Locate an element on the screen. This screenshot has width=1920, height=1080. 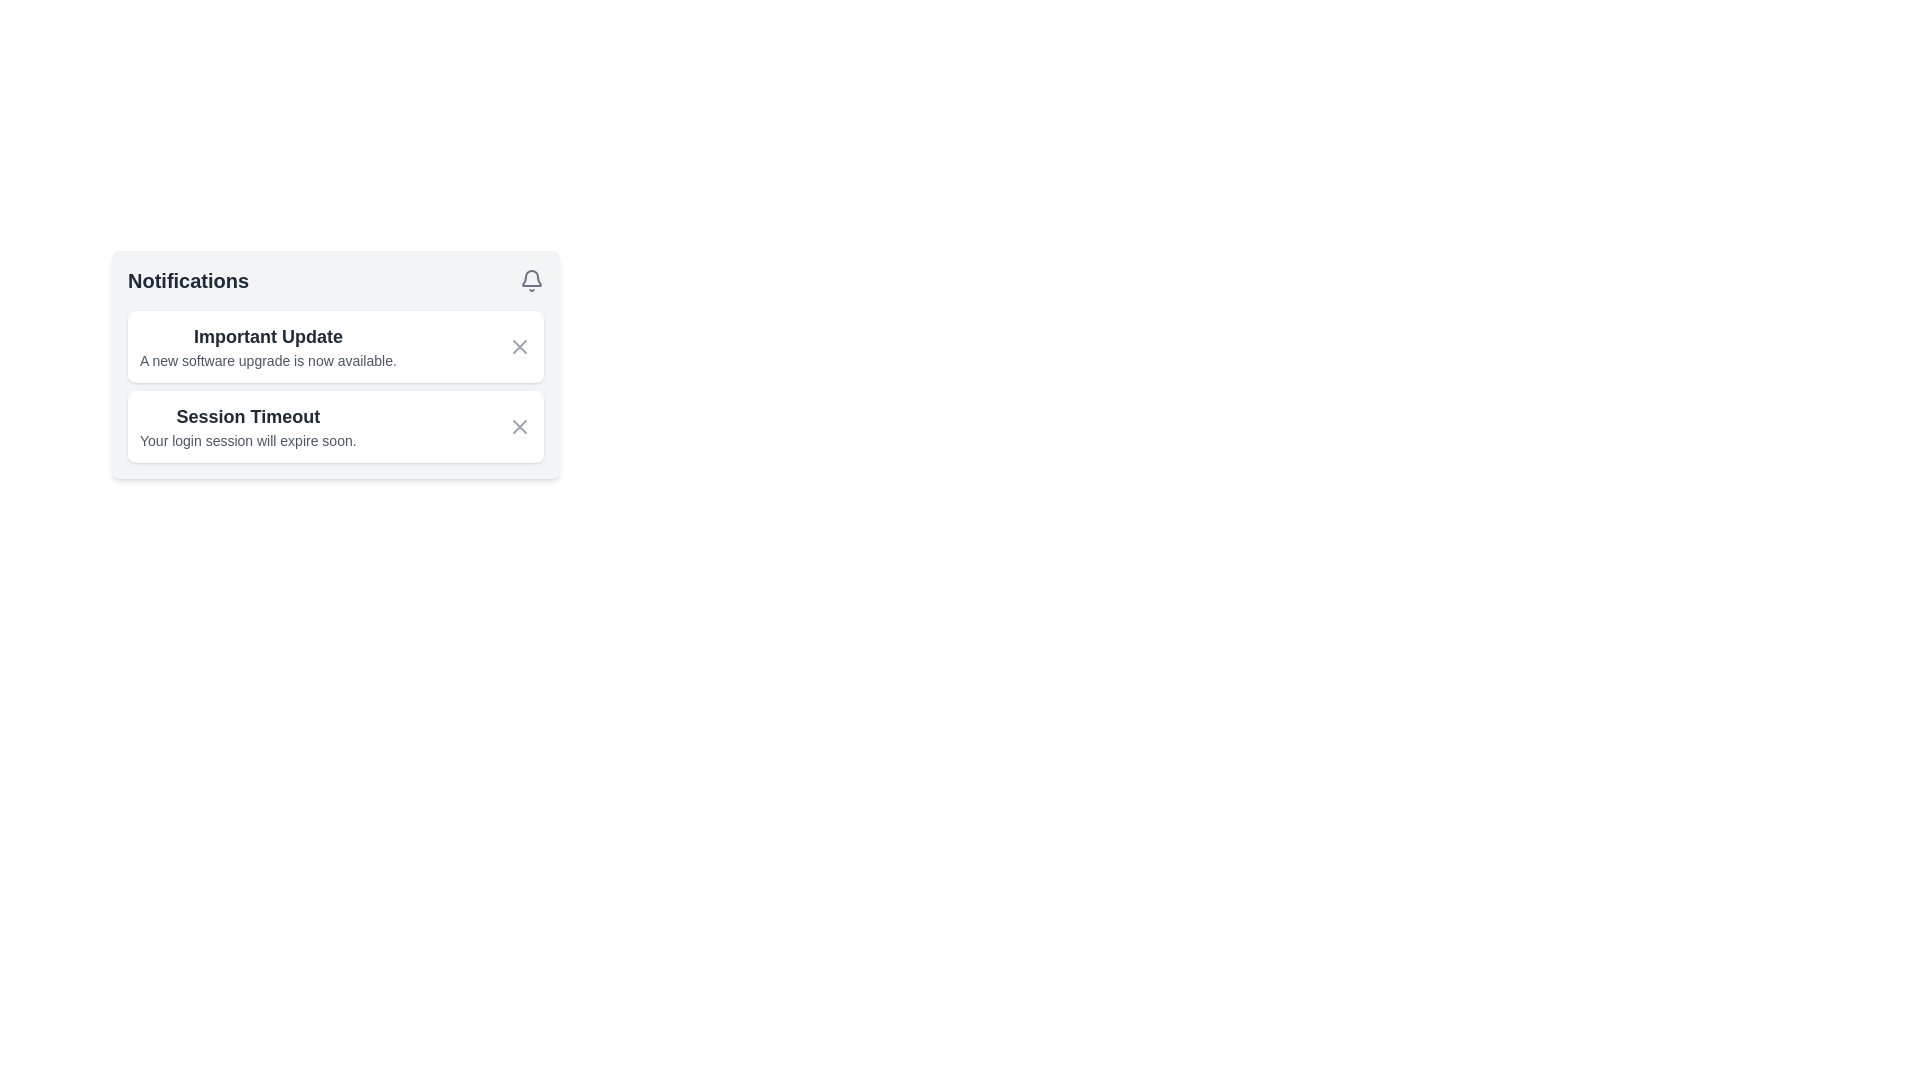
the button located to the right of the title 'Important Update' in the top notification card to trigger a color change effect is located at coordinates (519, 346).